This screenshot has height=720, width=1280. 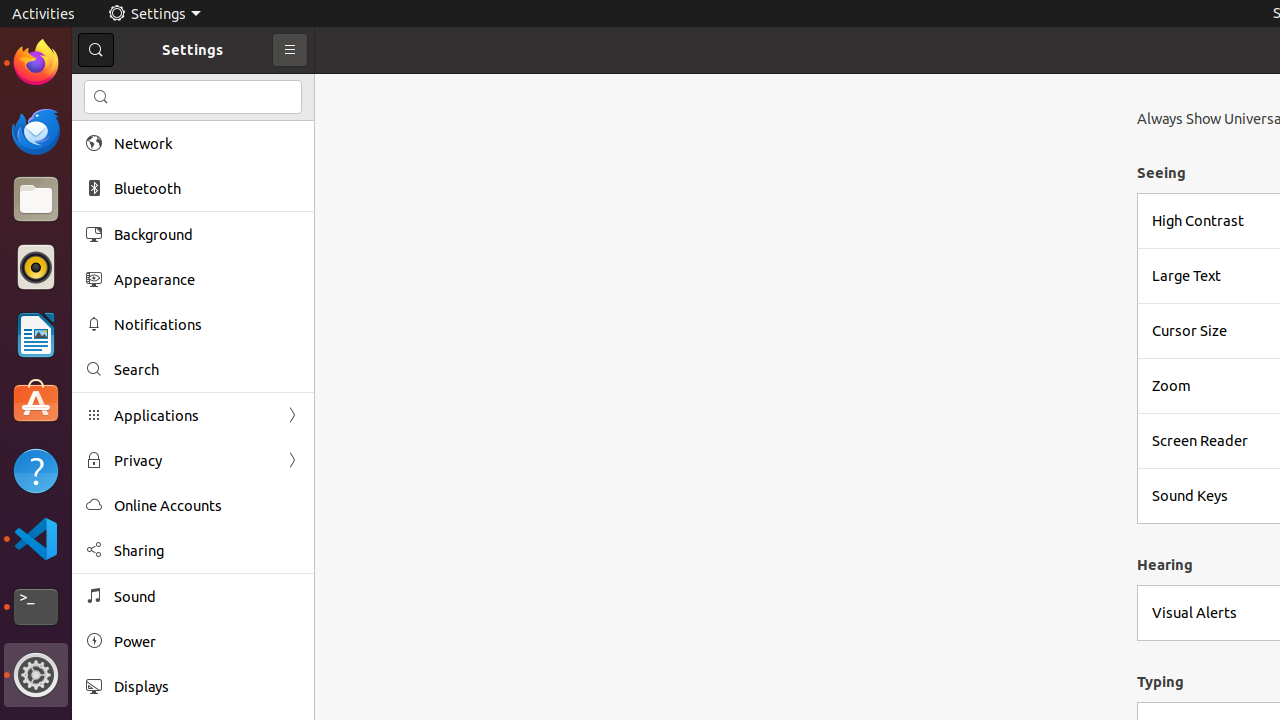 I want to click on 'Sound', so click(x=206, y=595).